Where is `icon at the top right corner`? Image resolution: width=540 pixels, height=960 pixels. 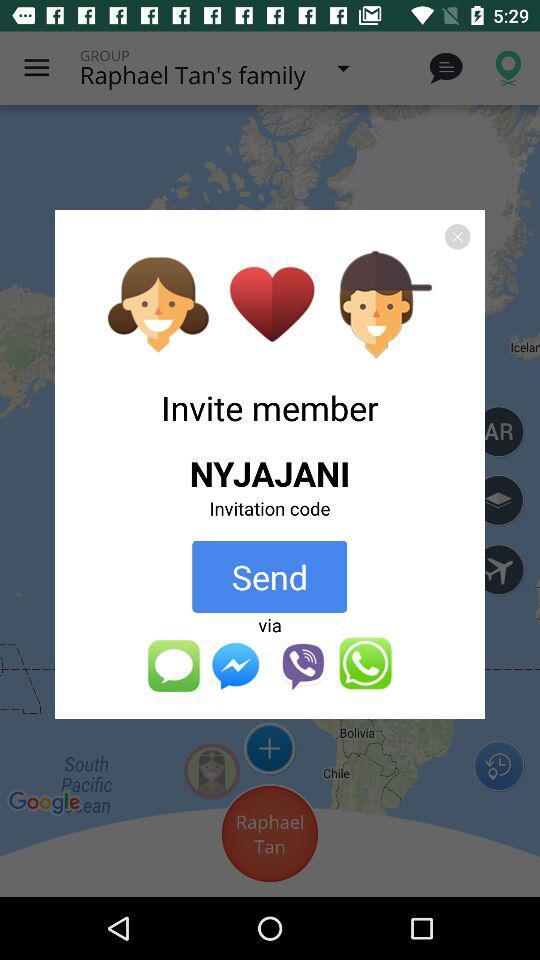
icon at the top right corner is located at coordinates (457, 236).